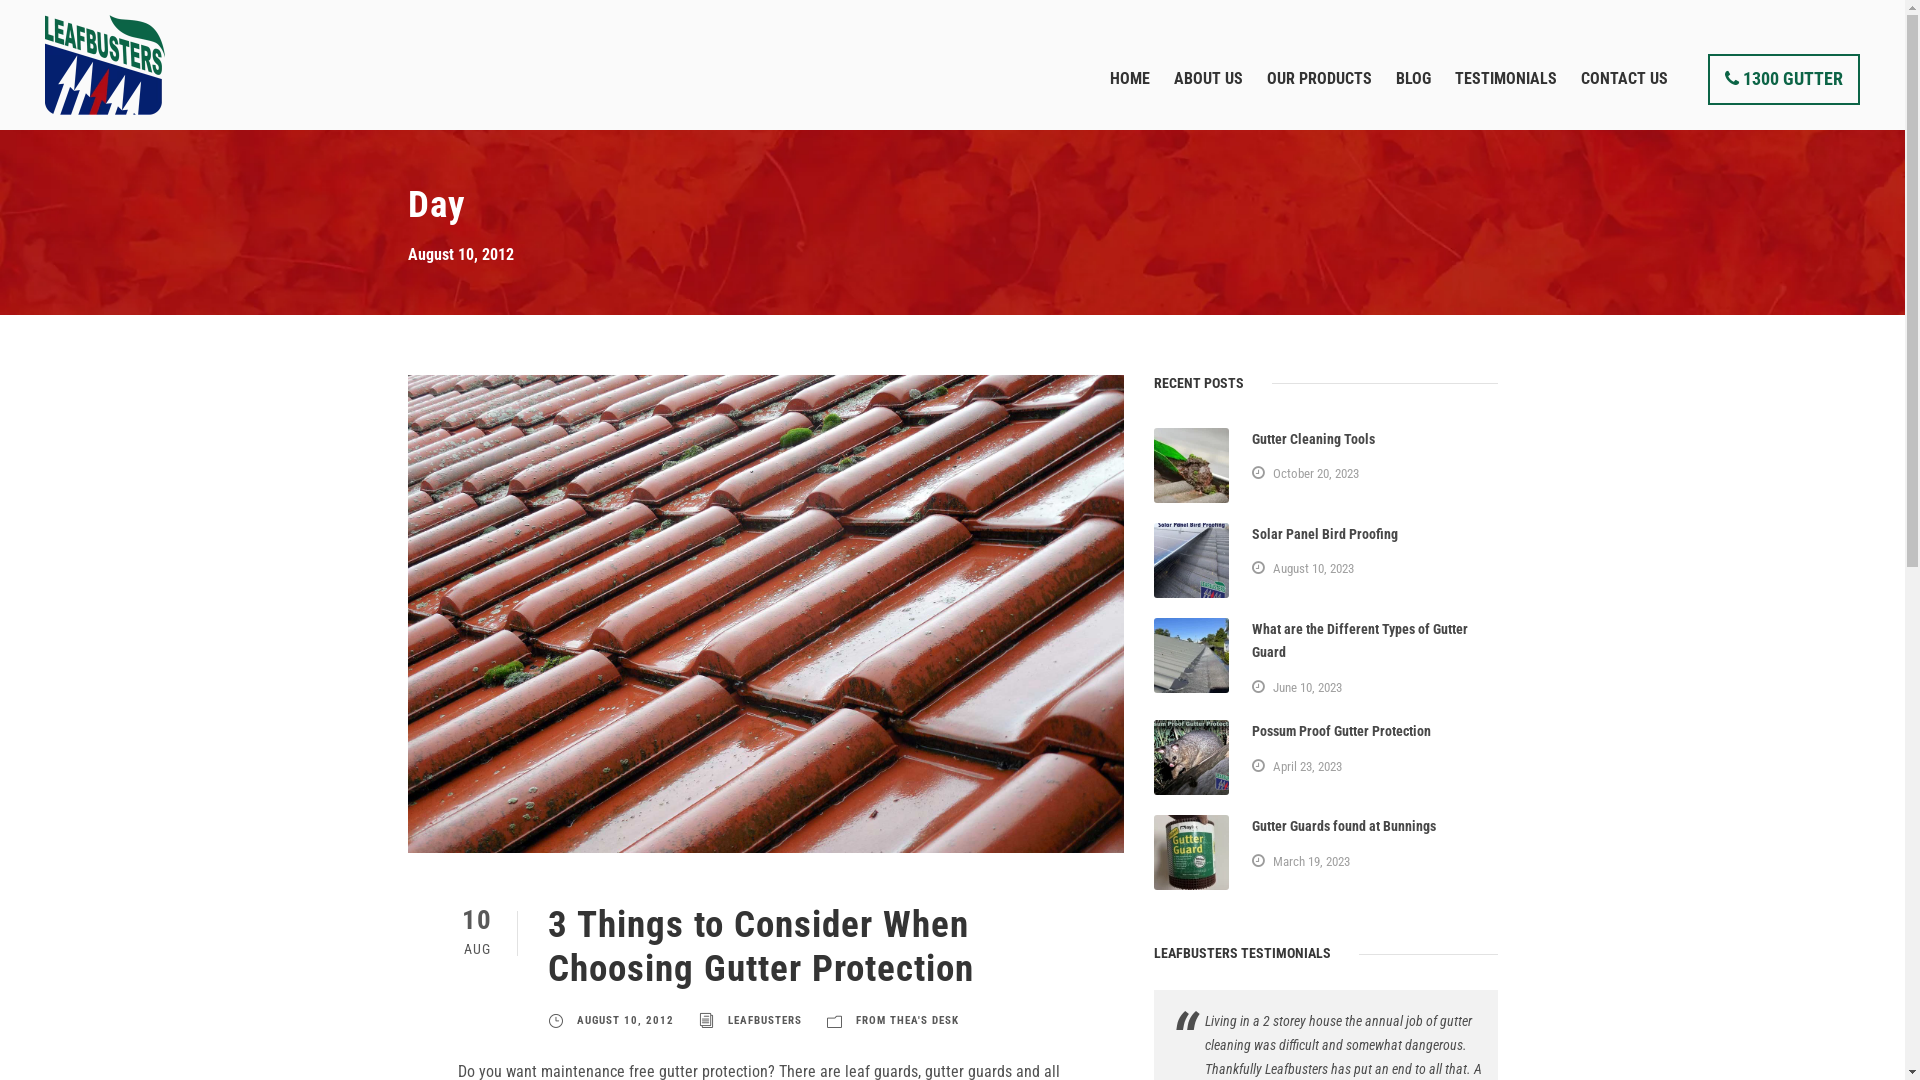 This screenshot has height=1080, width=1920. What do you see at coordinates (1191, 655) in the screenshot?
I see `'What are the different types of gutter guards'` at bounding box center [1191, 655].